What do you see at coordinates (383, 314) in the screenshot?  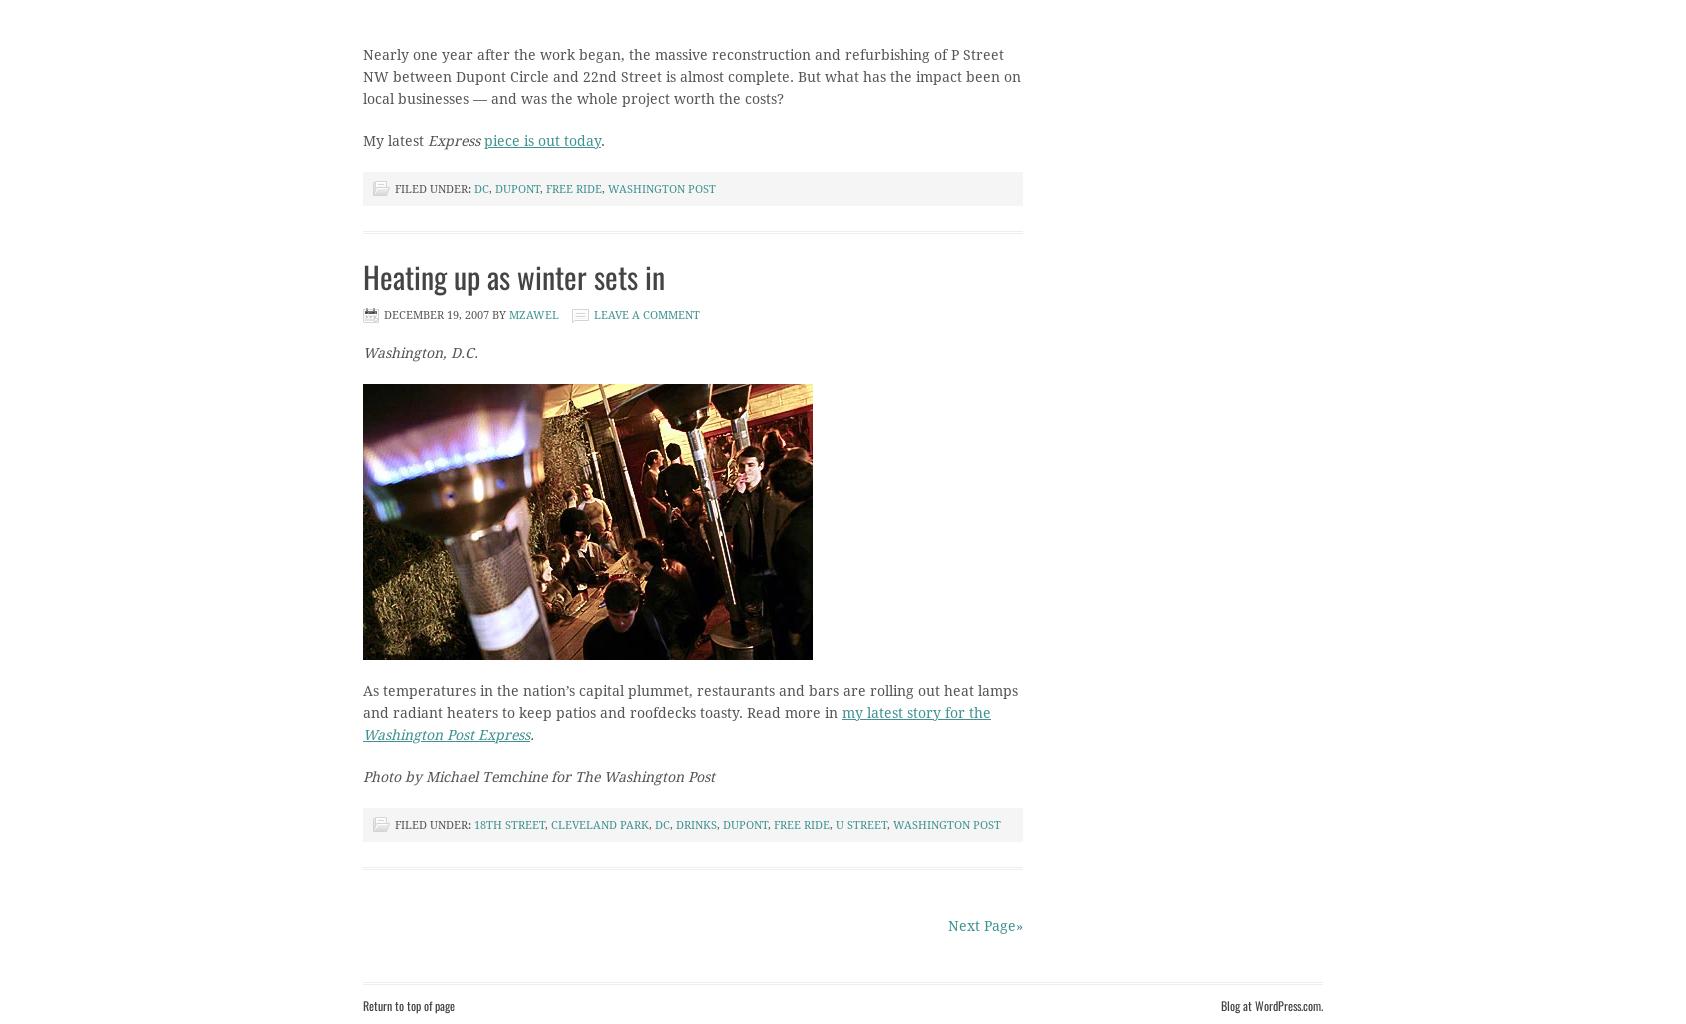 I see `'December 19, 2007'` at bounding box center [383, 314].